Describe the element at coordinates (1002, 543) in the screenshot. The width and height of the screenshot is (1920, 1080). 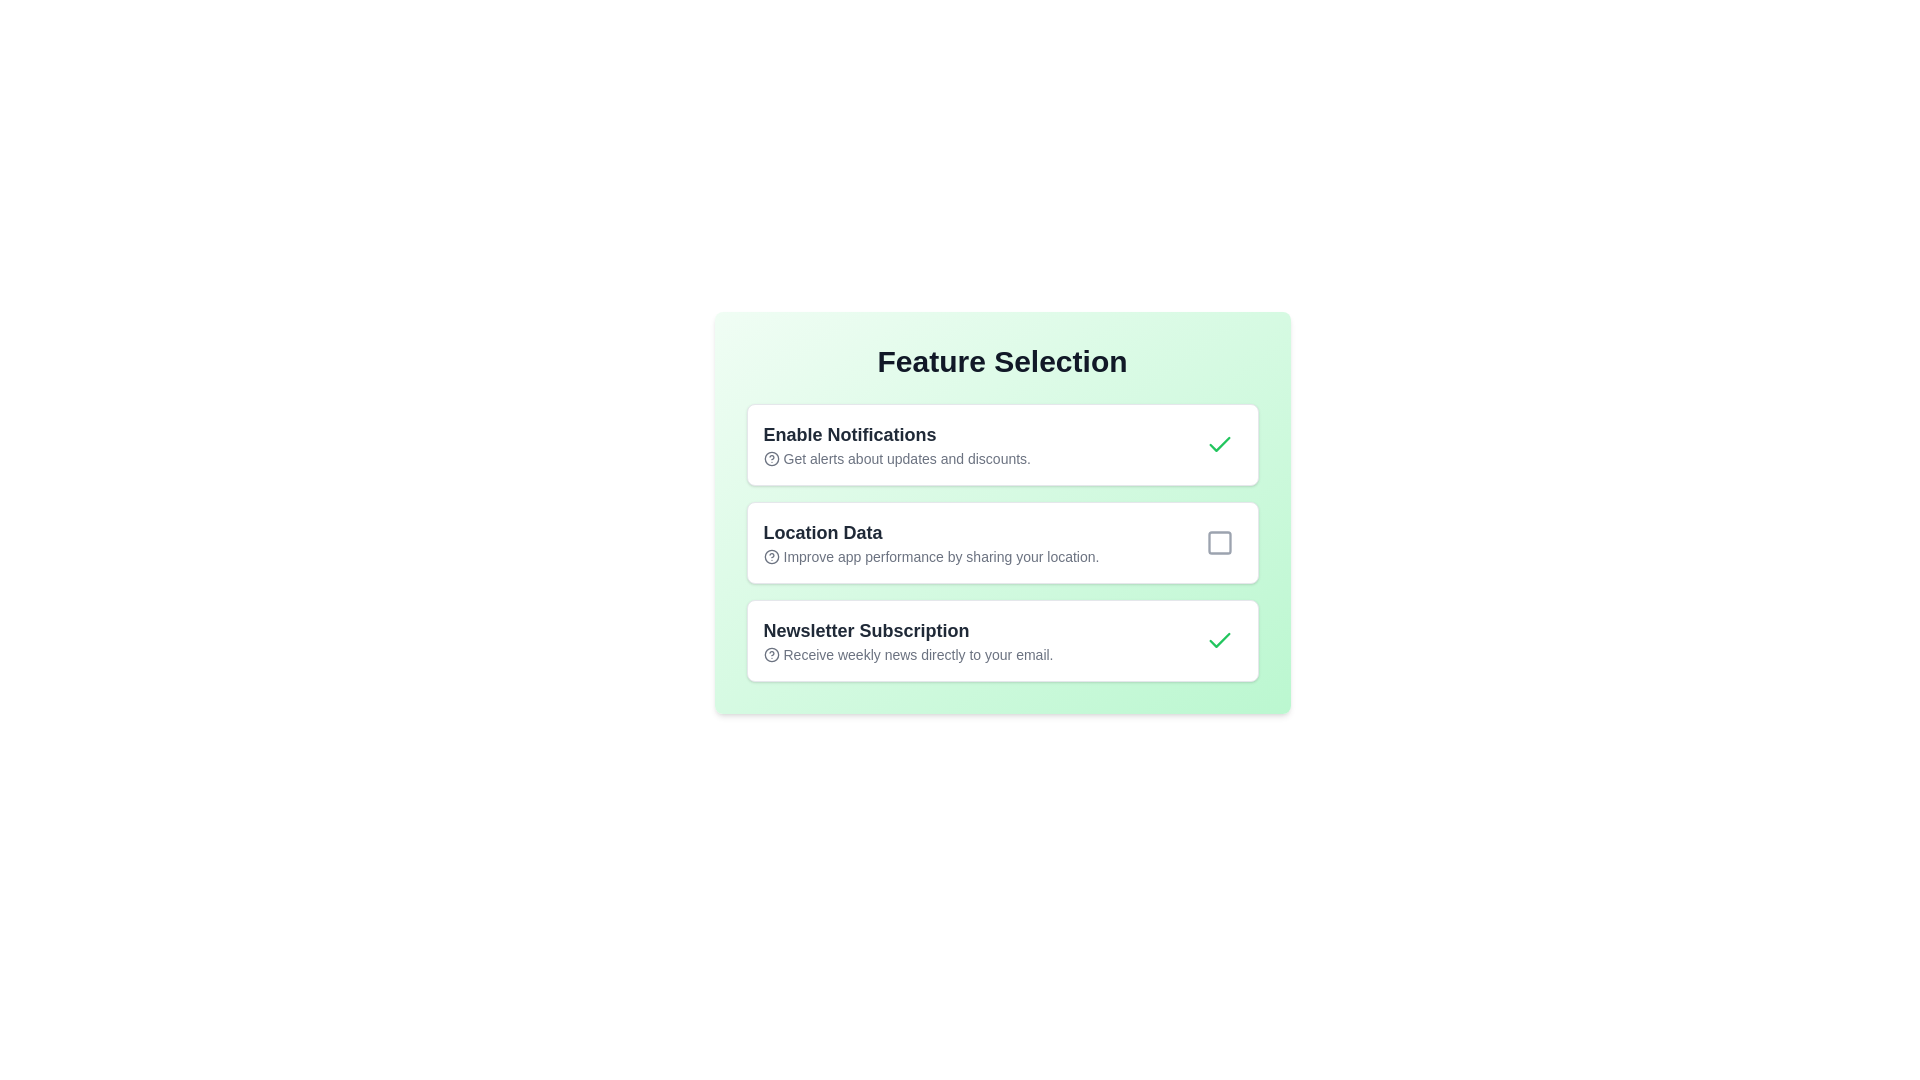
I see `the grouped list of selectable items located below the 'Feature Selection' title` at that location.